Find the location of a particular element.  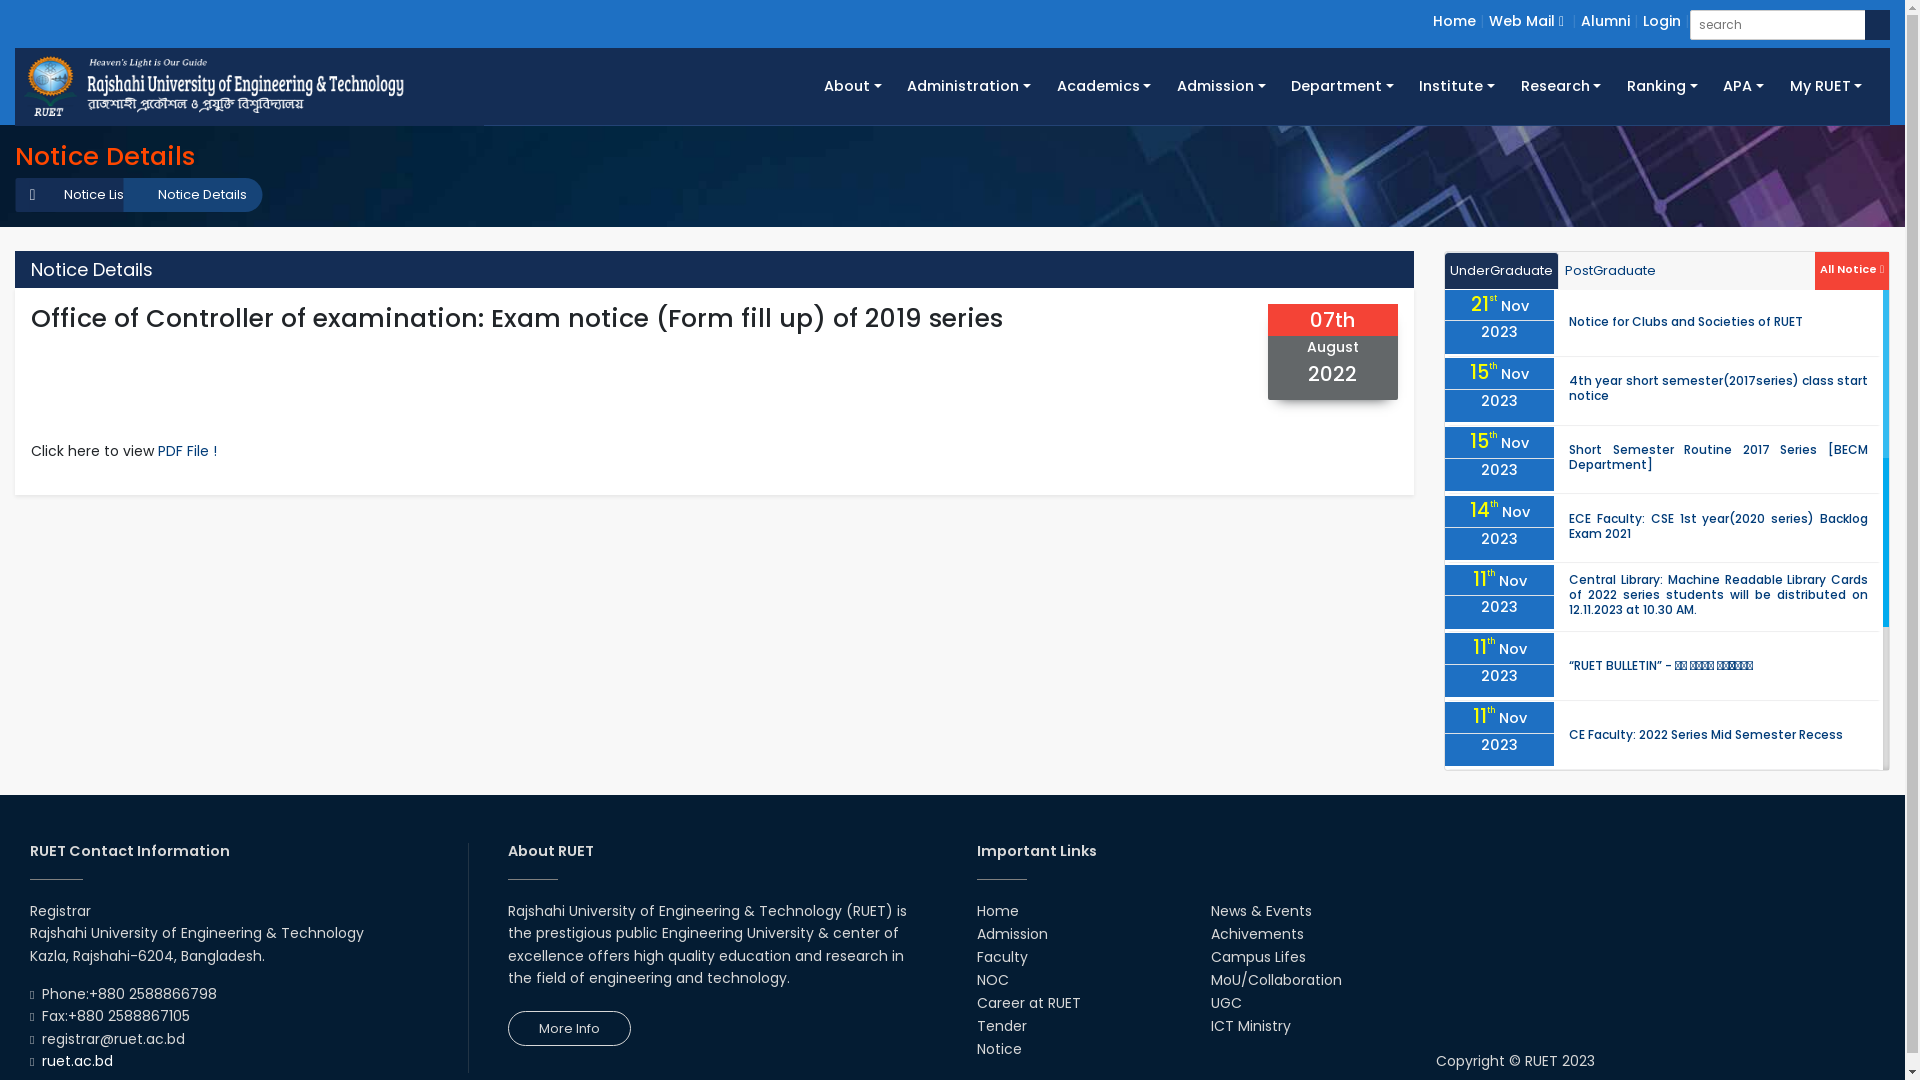

'Notice List' is located at coordinates (85, 195).